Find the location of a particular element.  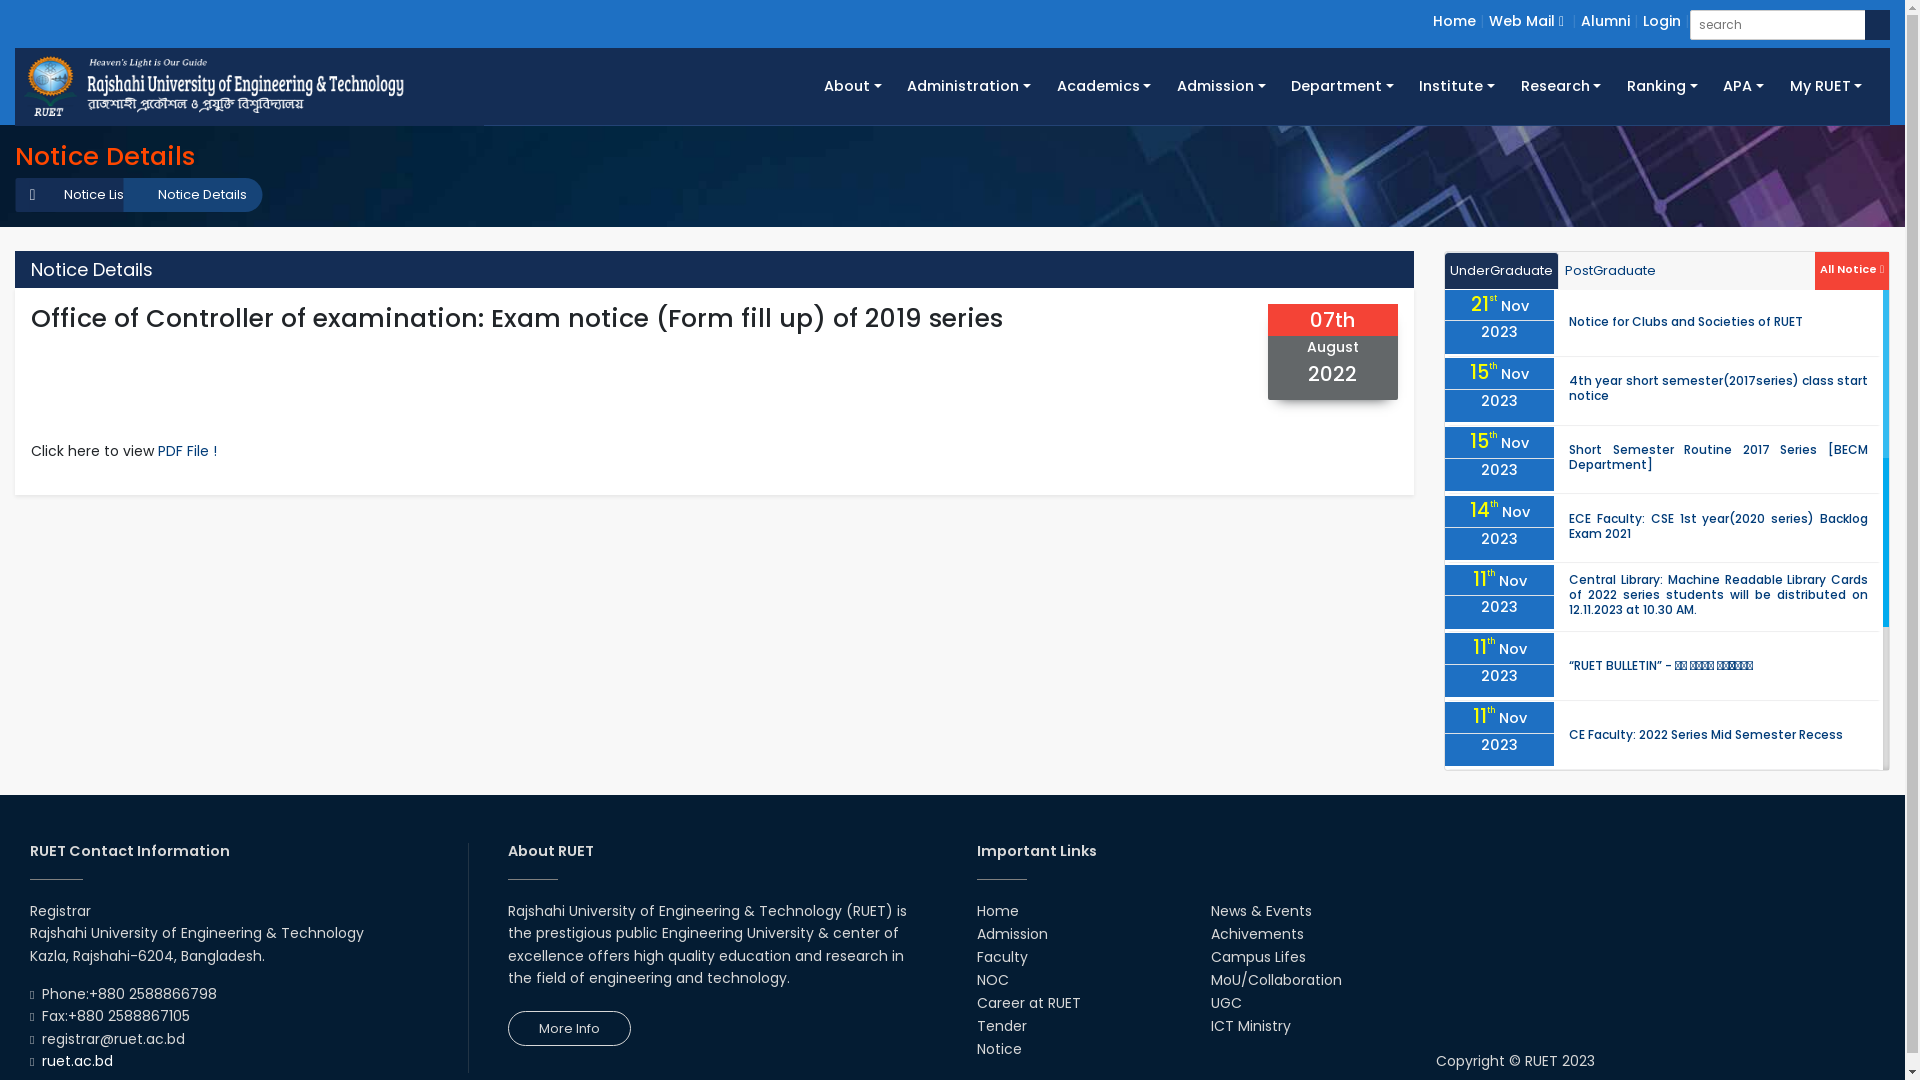

'Notice List' is located at coordinates (85, 195).